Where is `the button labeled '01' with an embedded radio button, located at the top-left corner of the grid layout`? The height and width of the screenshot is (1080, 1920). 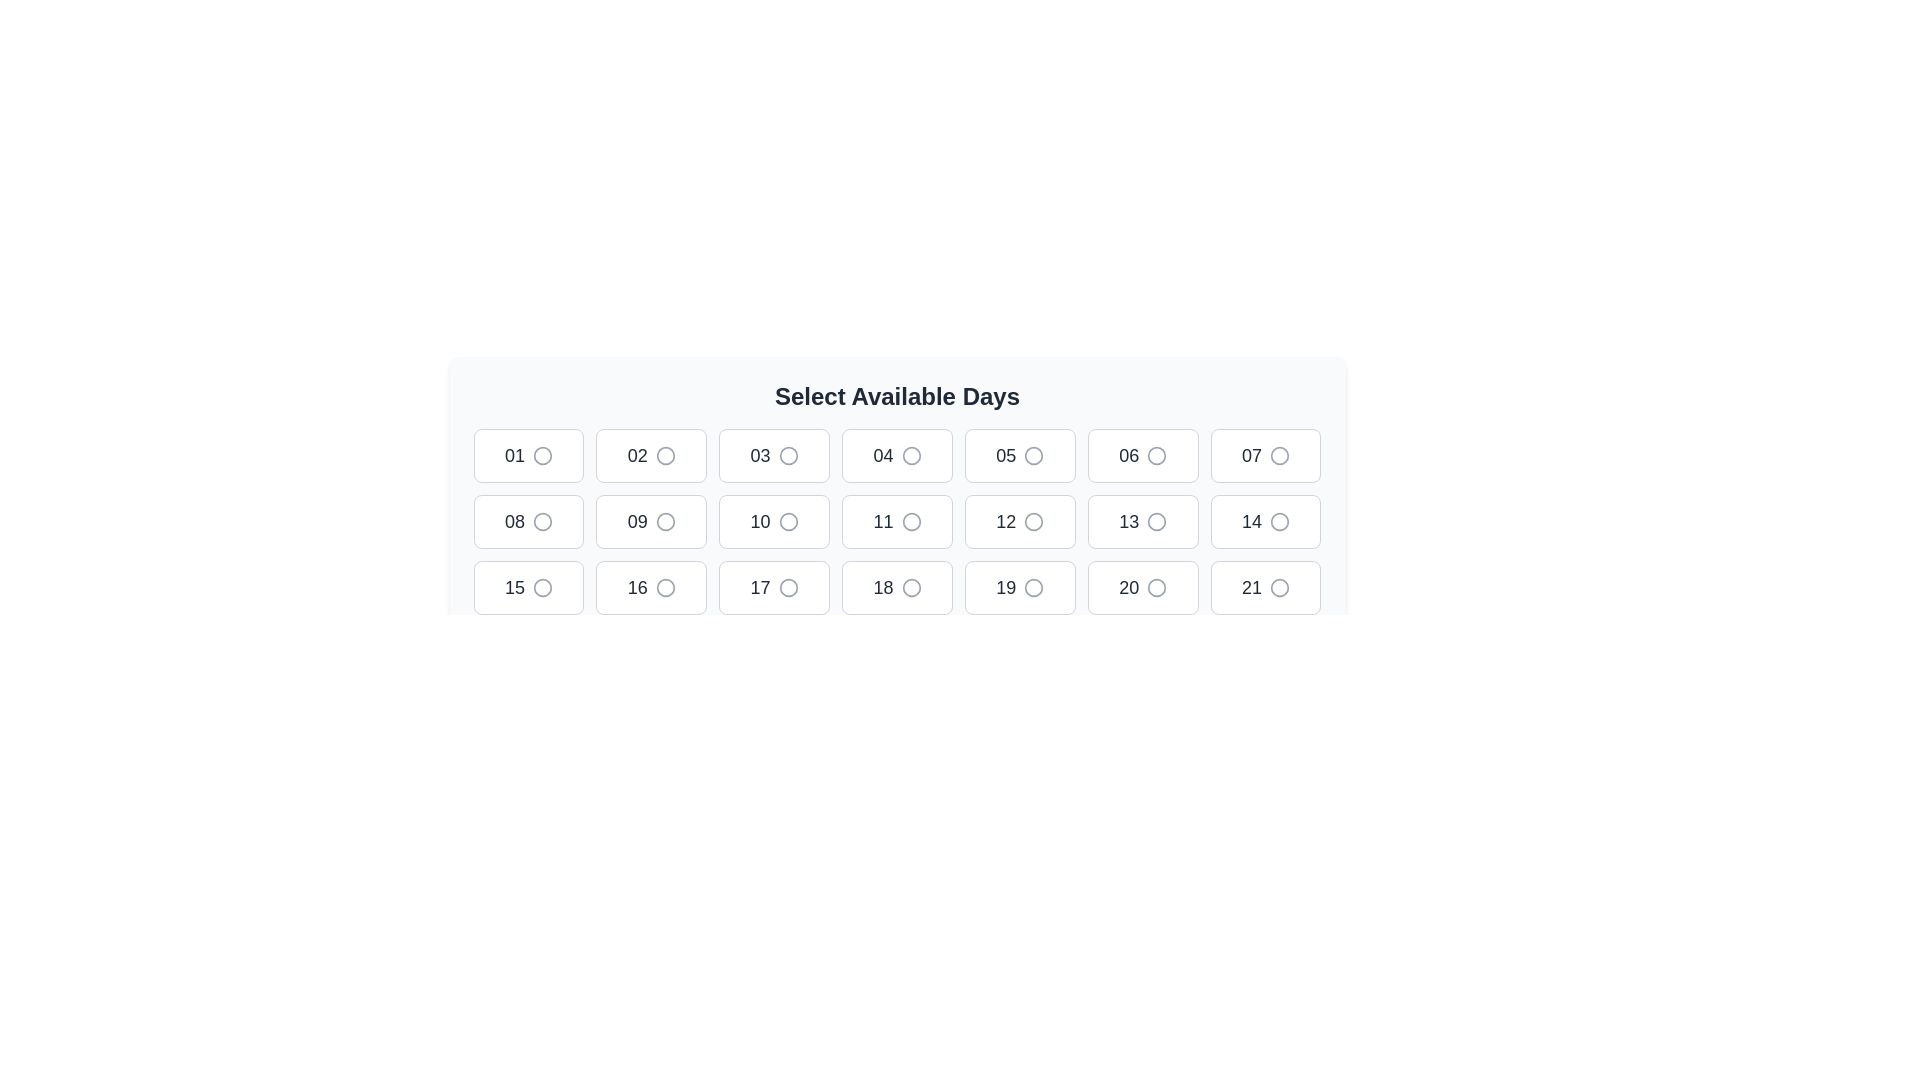 the button labeled '01' with an embedded radio button, located at the top-left corner of the grid layout is located at coordinates (528, 455).